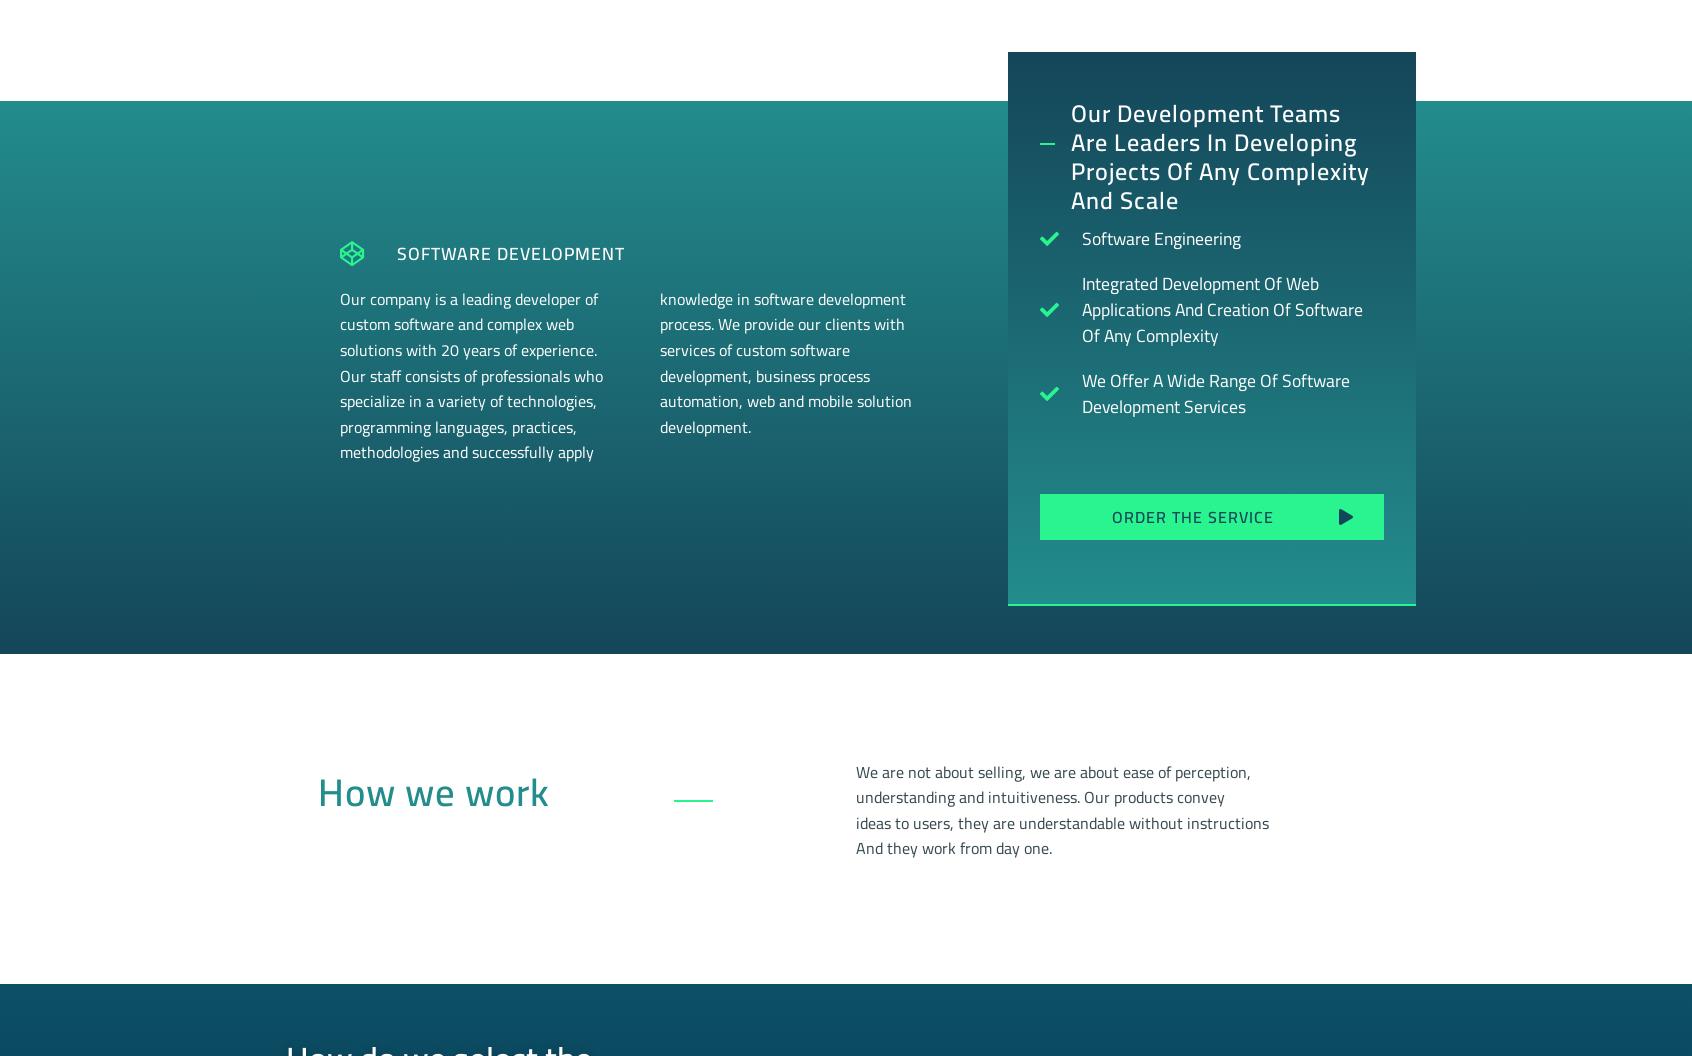 This screenshot has width=1692, height=1056. Describe the element at coordinates (1221, 308) in the screenshot. I see `'Integrated development of web applications and creation of software of any complexity'` at that location.